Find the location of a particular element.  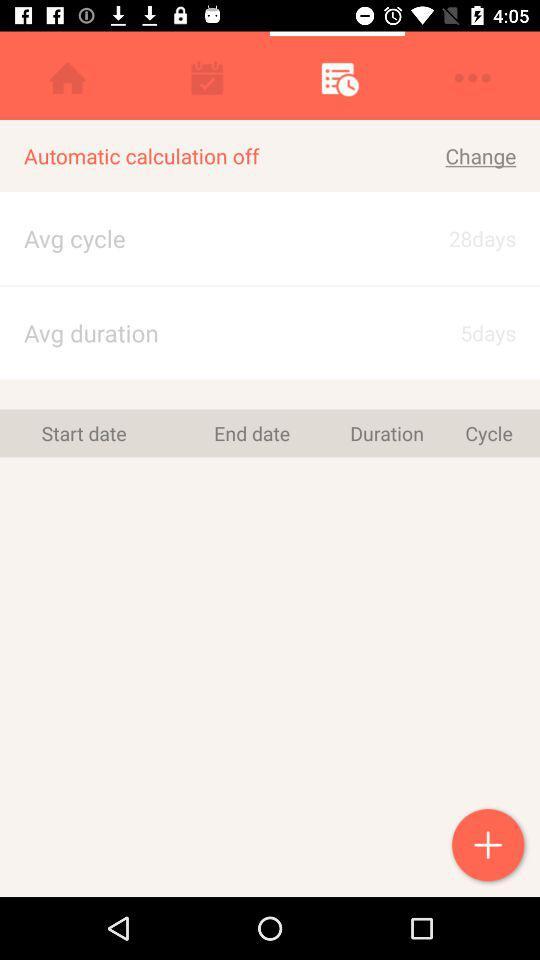

5days is located at coordinates (463, 333).